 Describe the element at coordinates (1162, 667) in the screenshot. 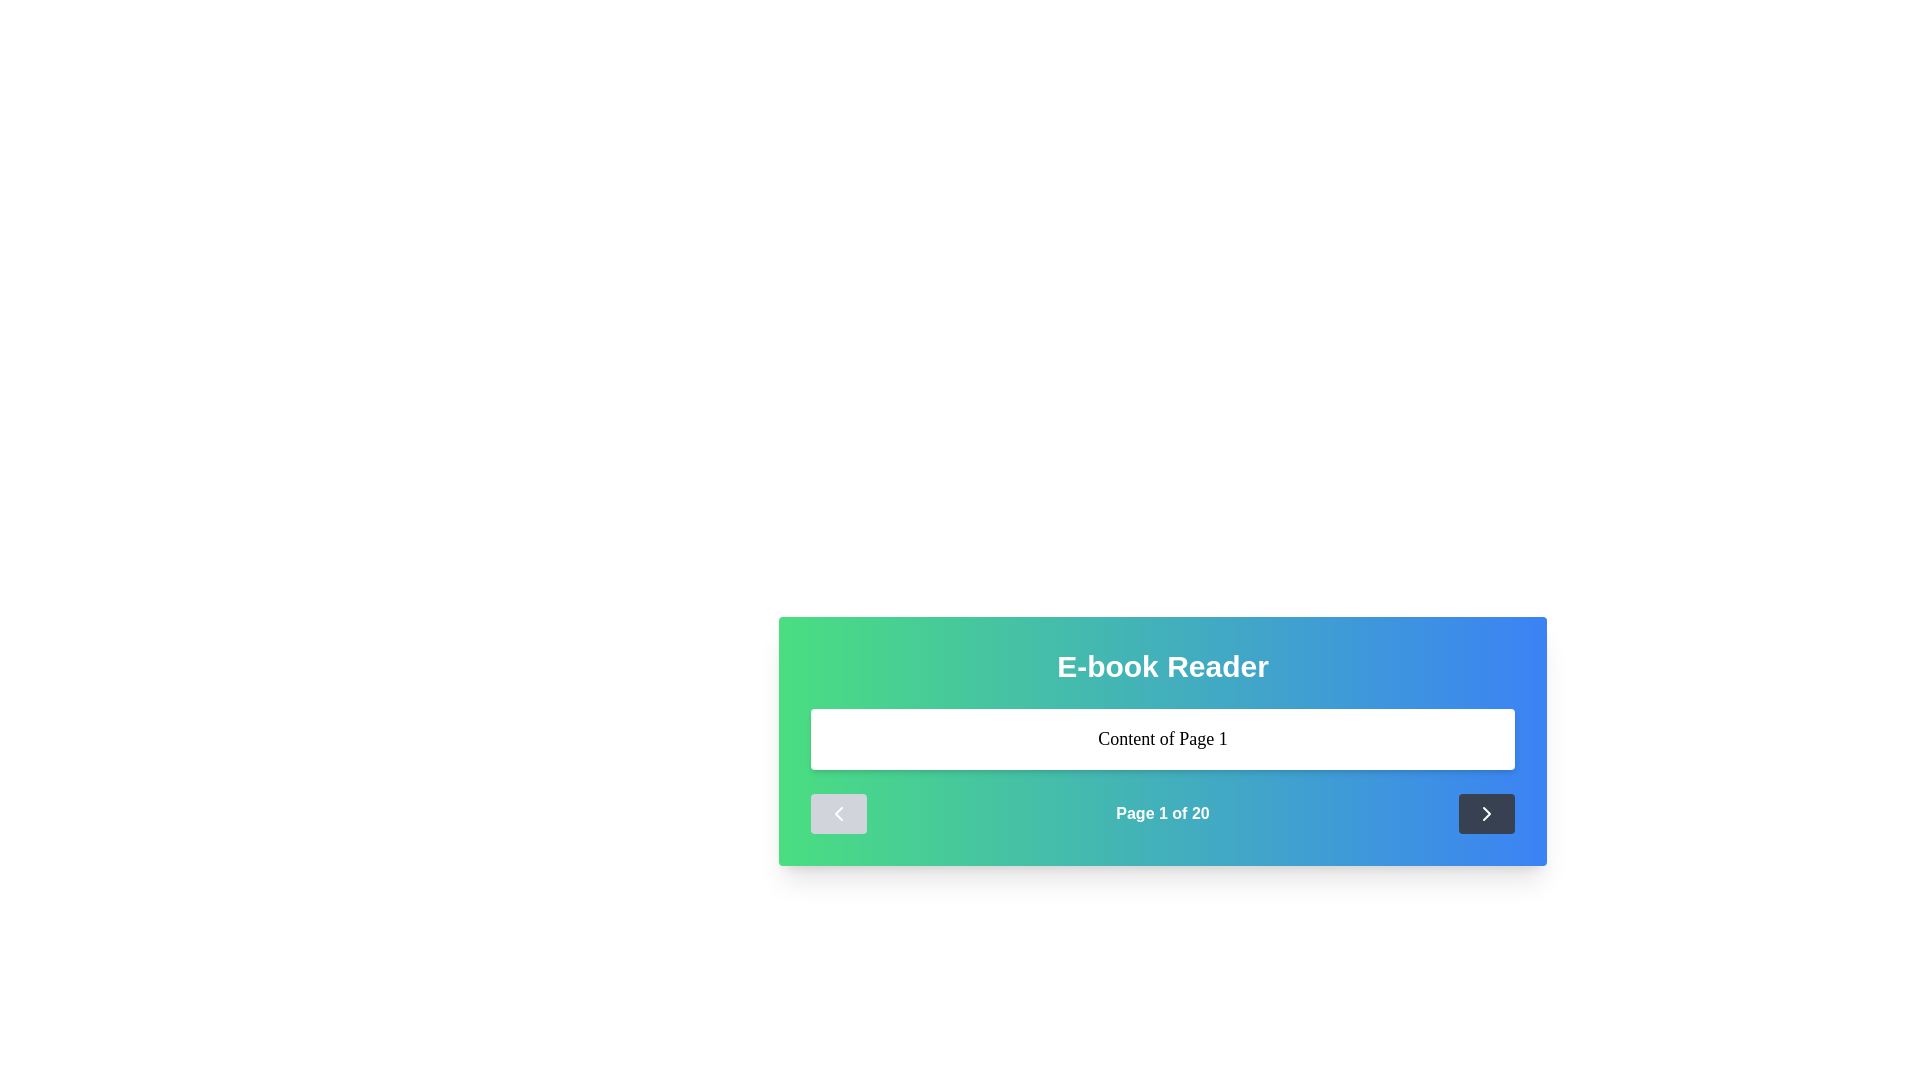

I see `the 'E-book Reader' text header, which is a prominent element at the top center of the colorful panel` at that location.